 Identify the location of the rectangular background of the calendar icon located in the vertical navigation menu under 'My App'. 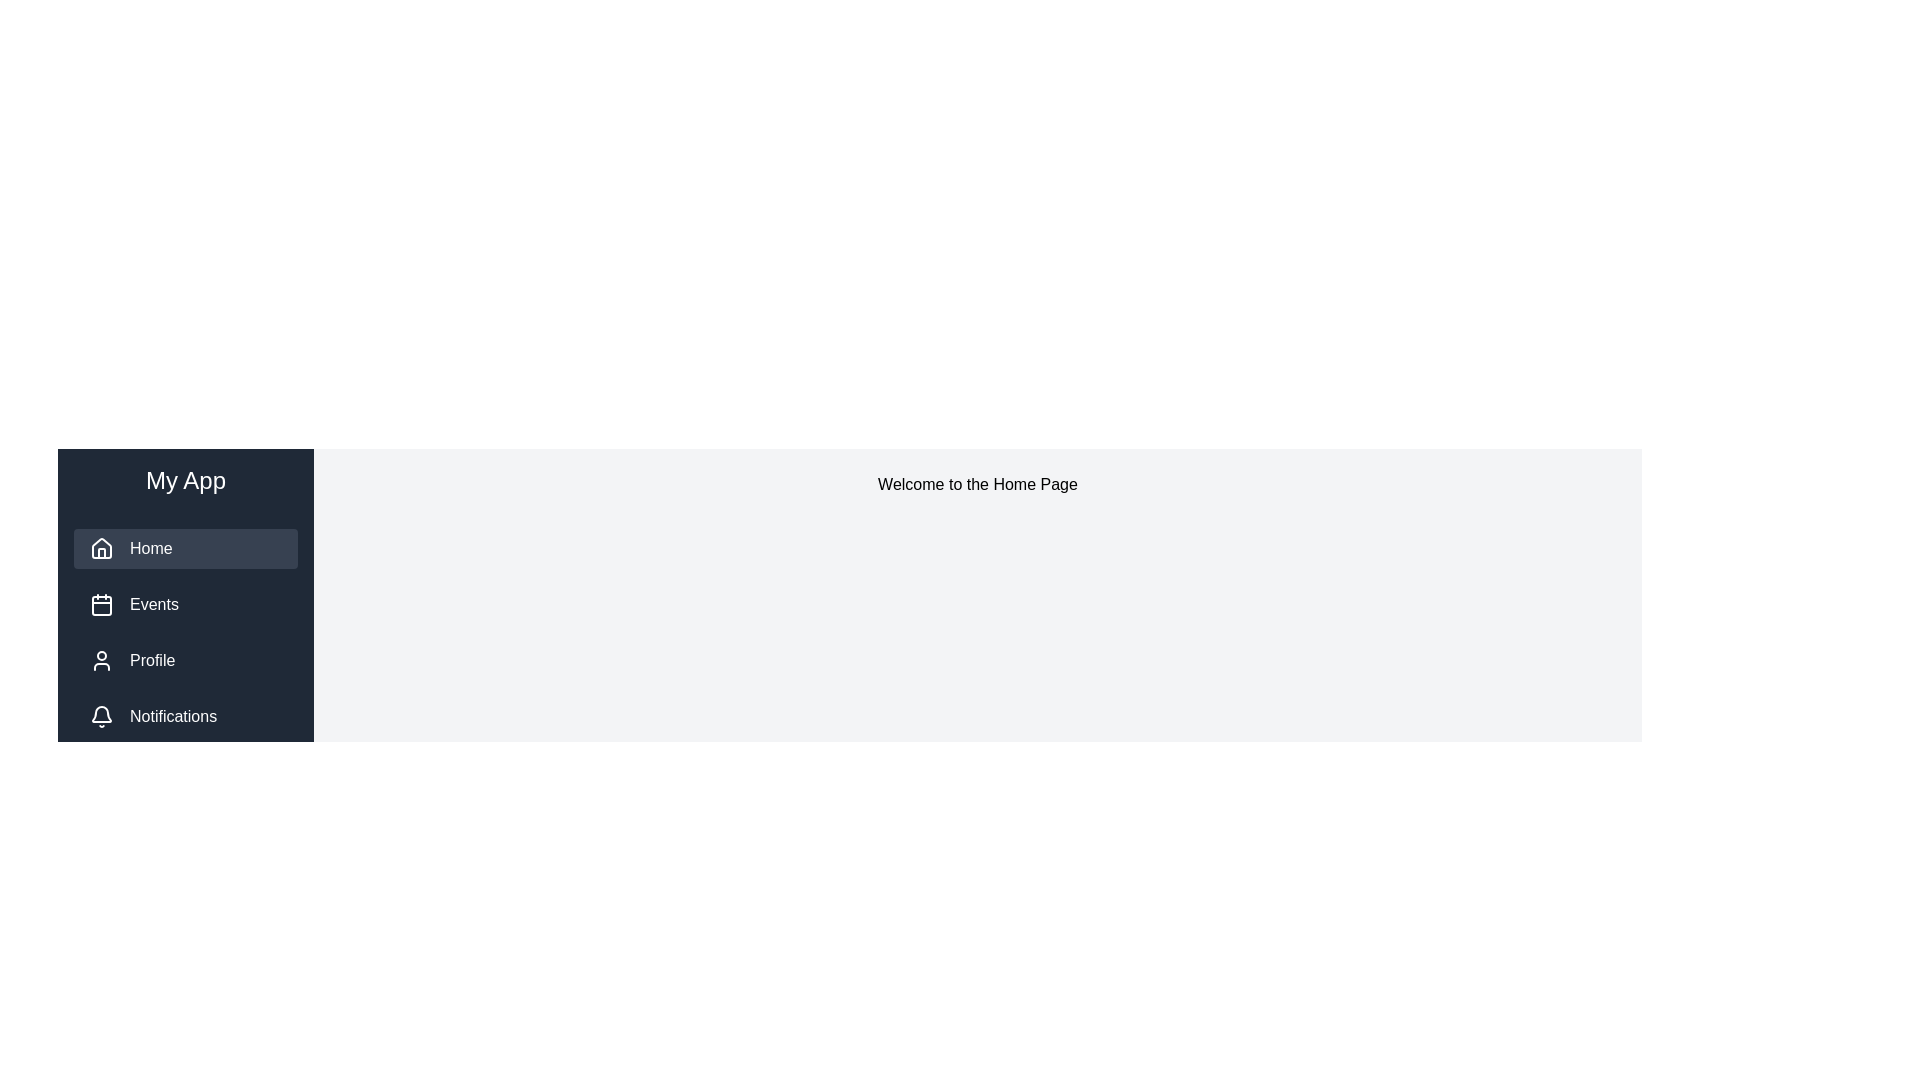
(100, 604).